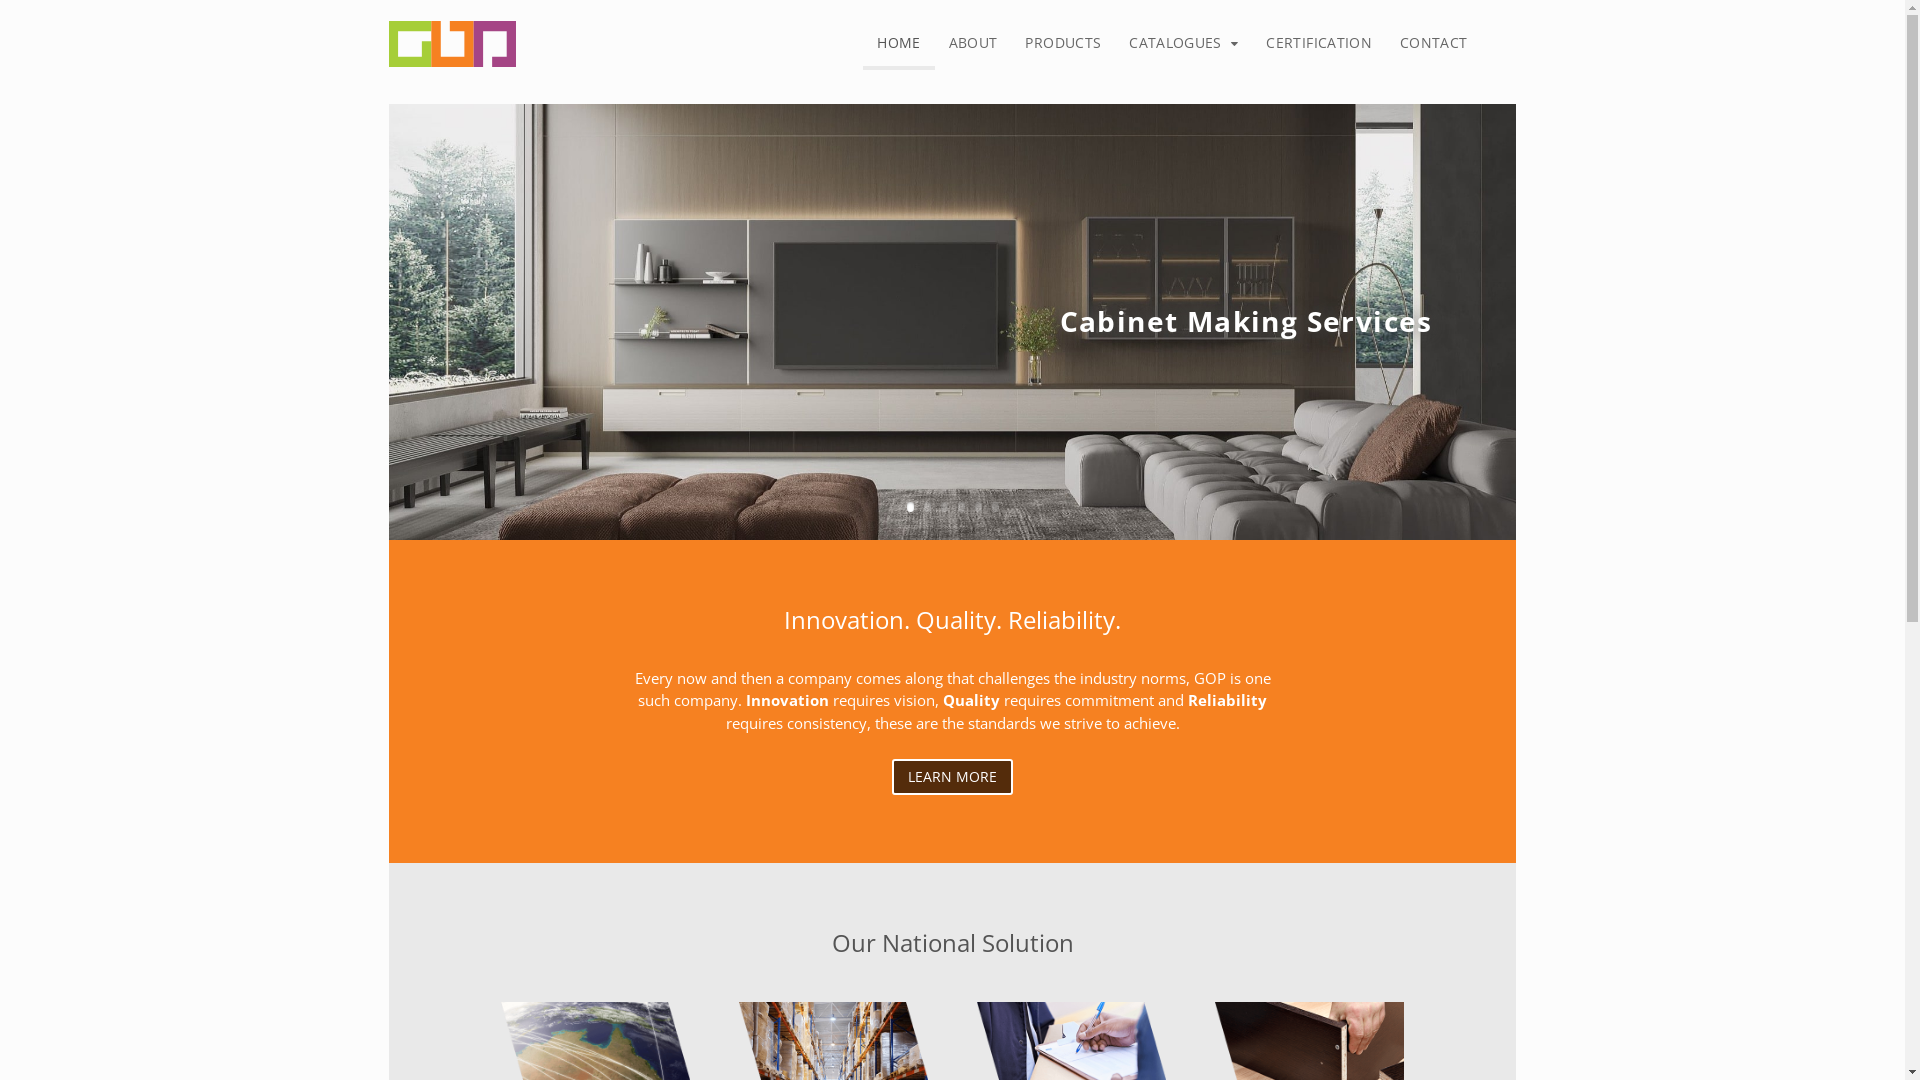 The width and height of the screenshot is (1920, 1080). Describe the element at coordinates (926, 505) in the screenshot. I see `'2'` at that location.